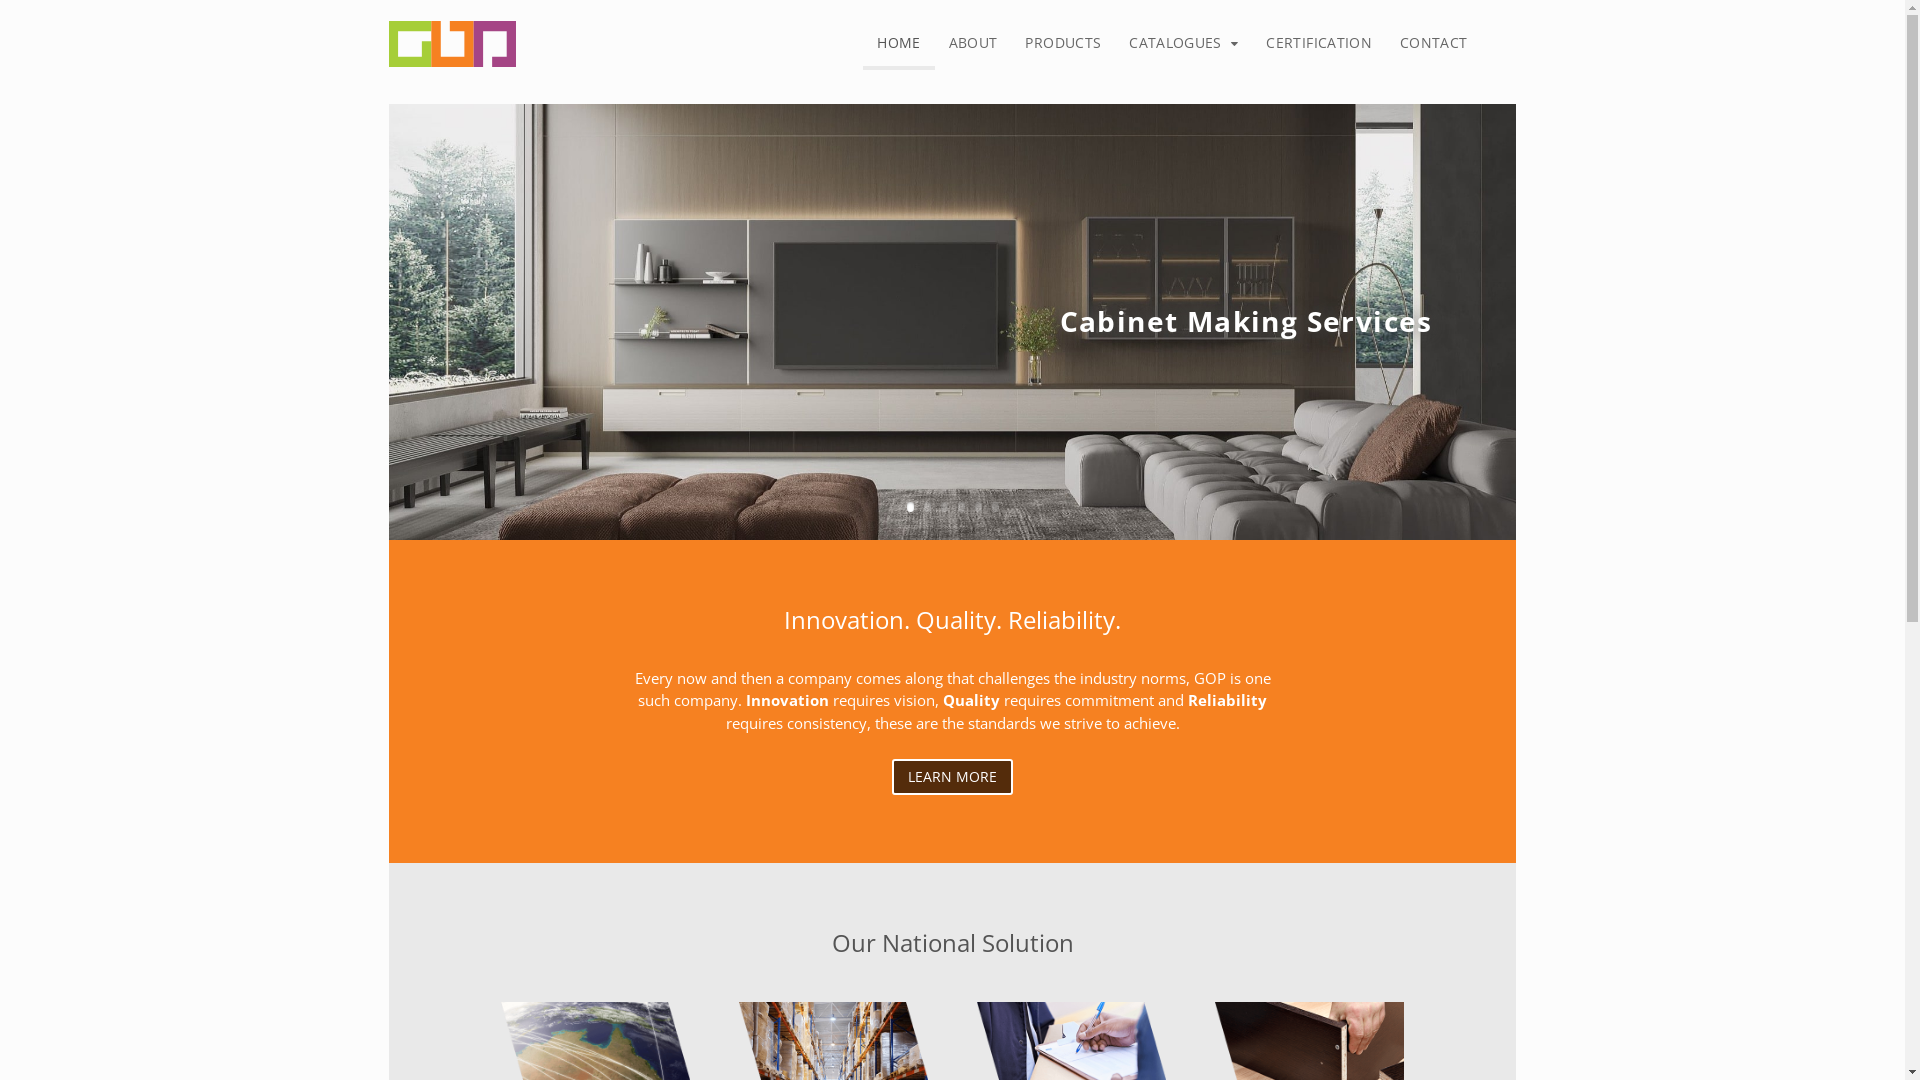 The width and height of the screenshot is (1920, 1080). Describe the element at coordinates (926, 505) in the screenshot. I see `'2'` at that location.